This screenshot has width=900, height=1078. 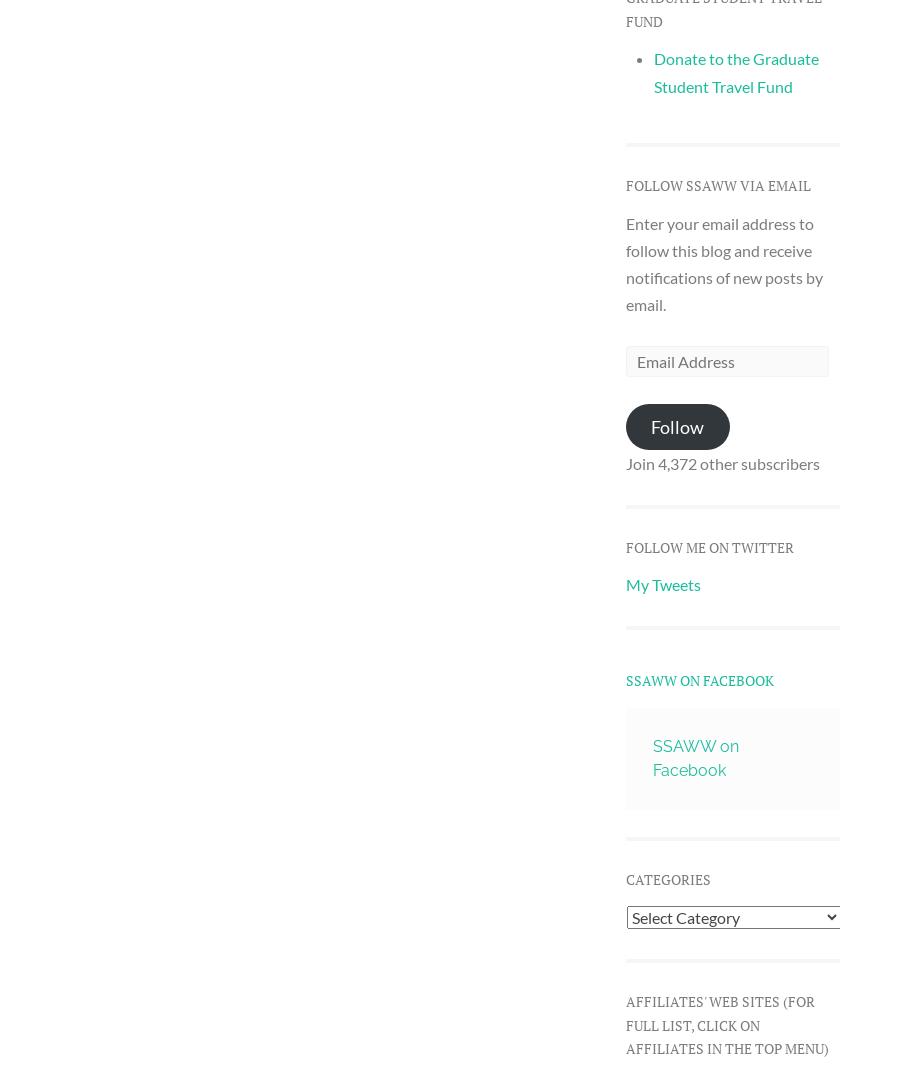 What do you see at coordinates (667, 878) in the screenshot?
I see `'Categories'` at bounding box center [667, 878].